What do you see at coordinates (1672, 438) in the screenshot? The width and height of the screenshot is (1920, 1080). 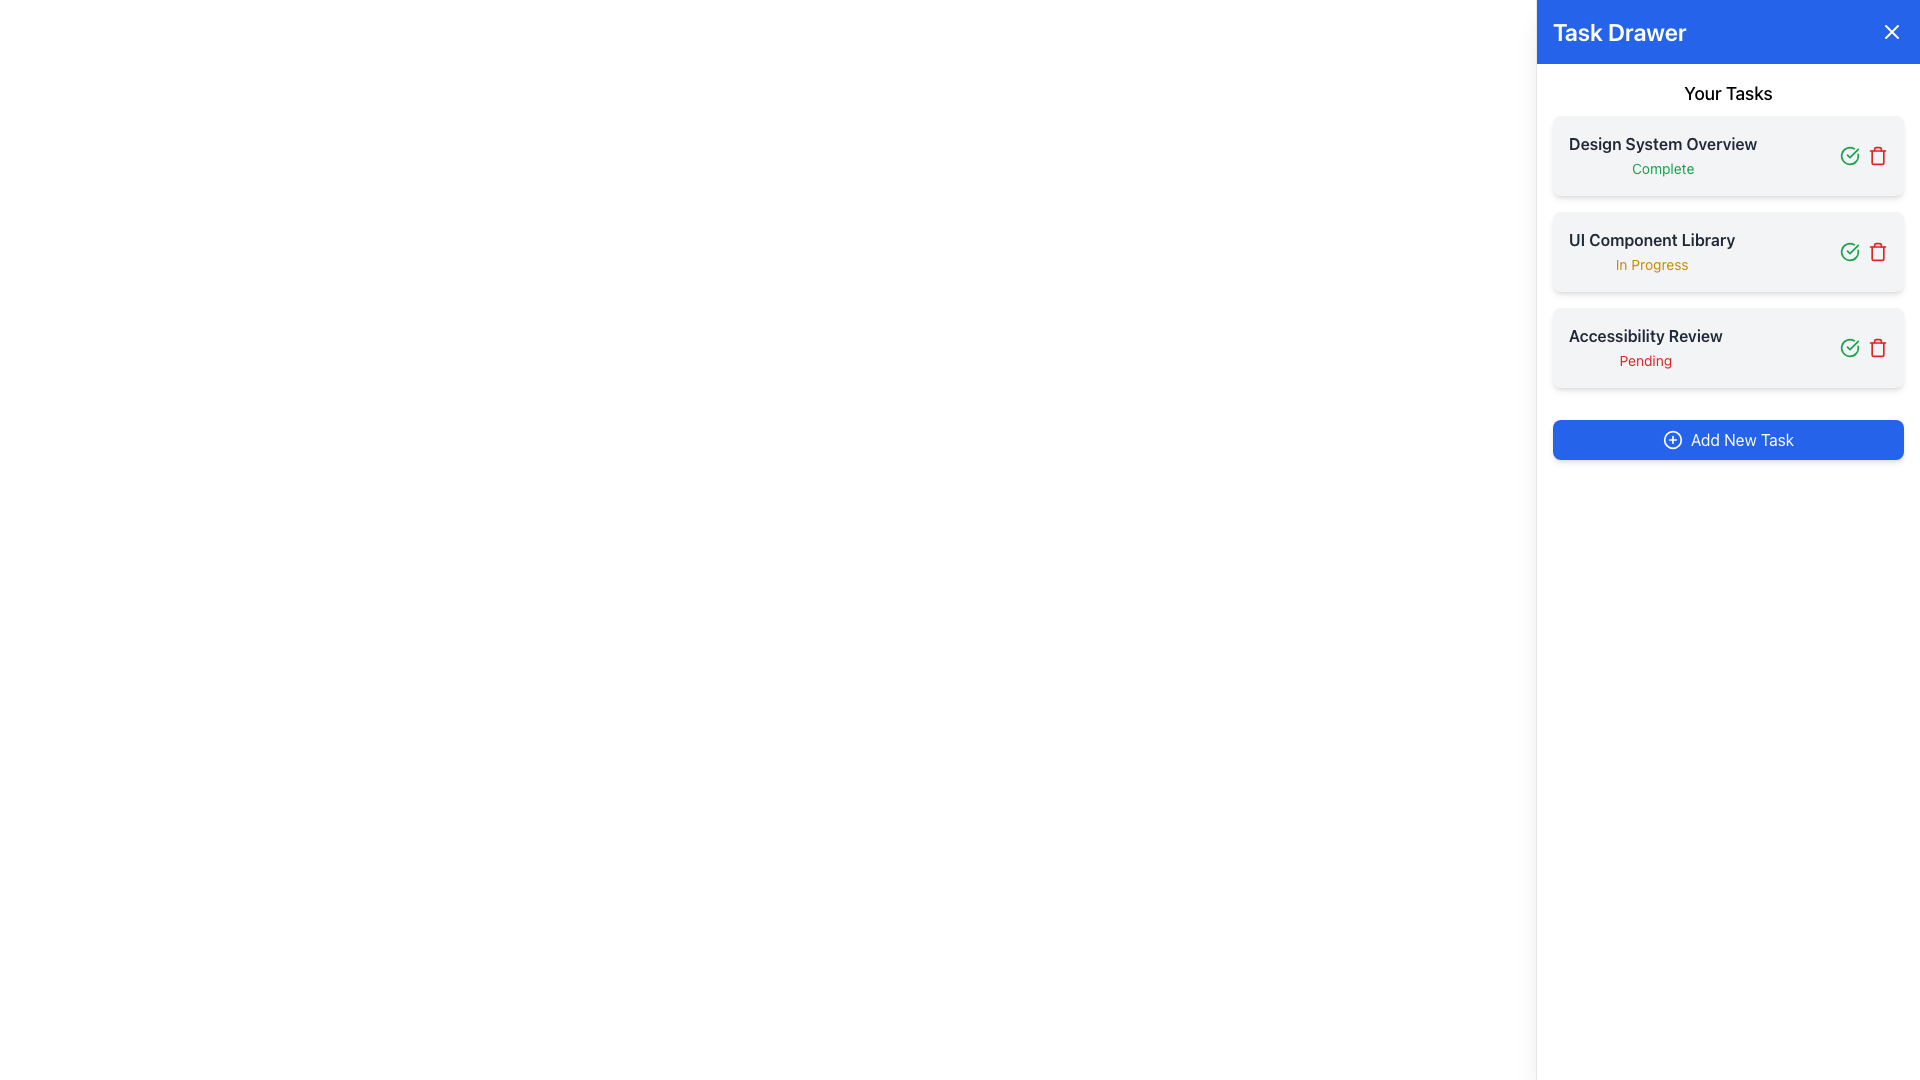 I see `the circular SVG graphic icon centered within the blue button at the bottom of the task drawer` at bounding box center [1672, 438].